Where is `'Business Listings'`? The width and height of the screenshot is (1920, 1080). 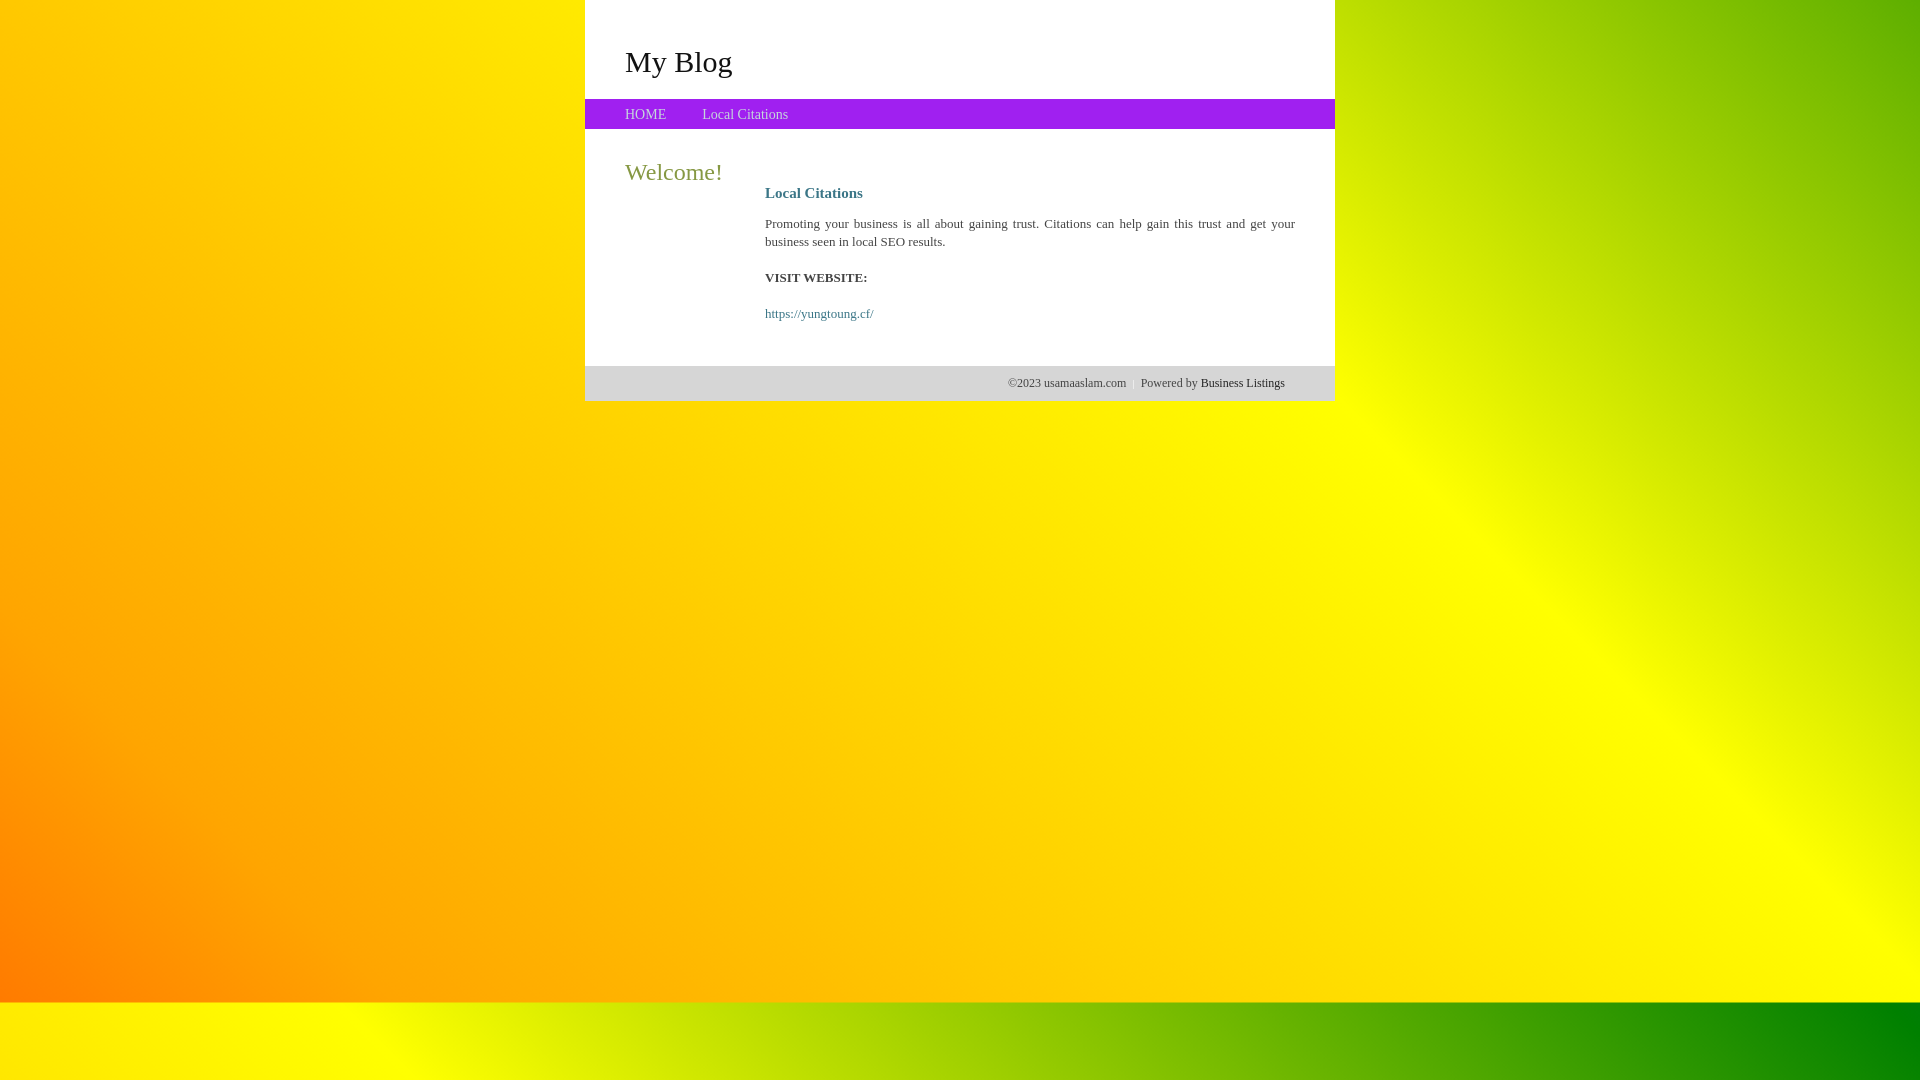 'Business Listings' is located at coordinates (1242, 382).